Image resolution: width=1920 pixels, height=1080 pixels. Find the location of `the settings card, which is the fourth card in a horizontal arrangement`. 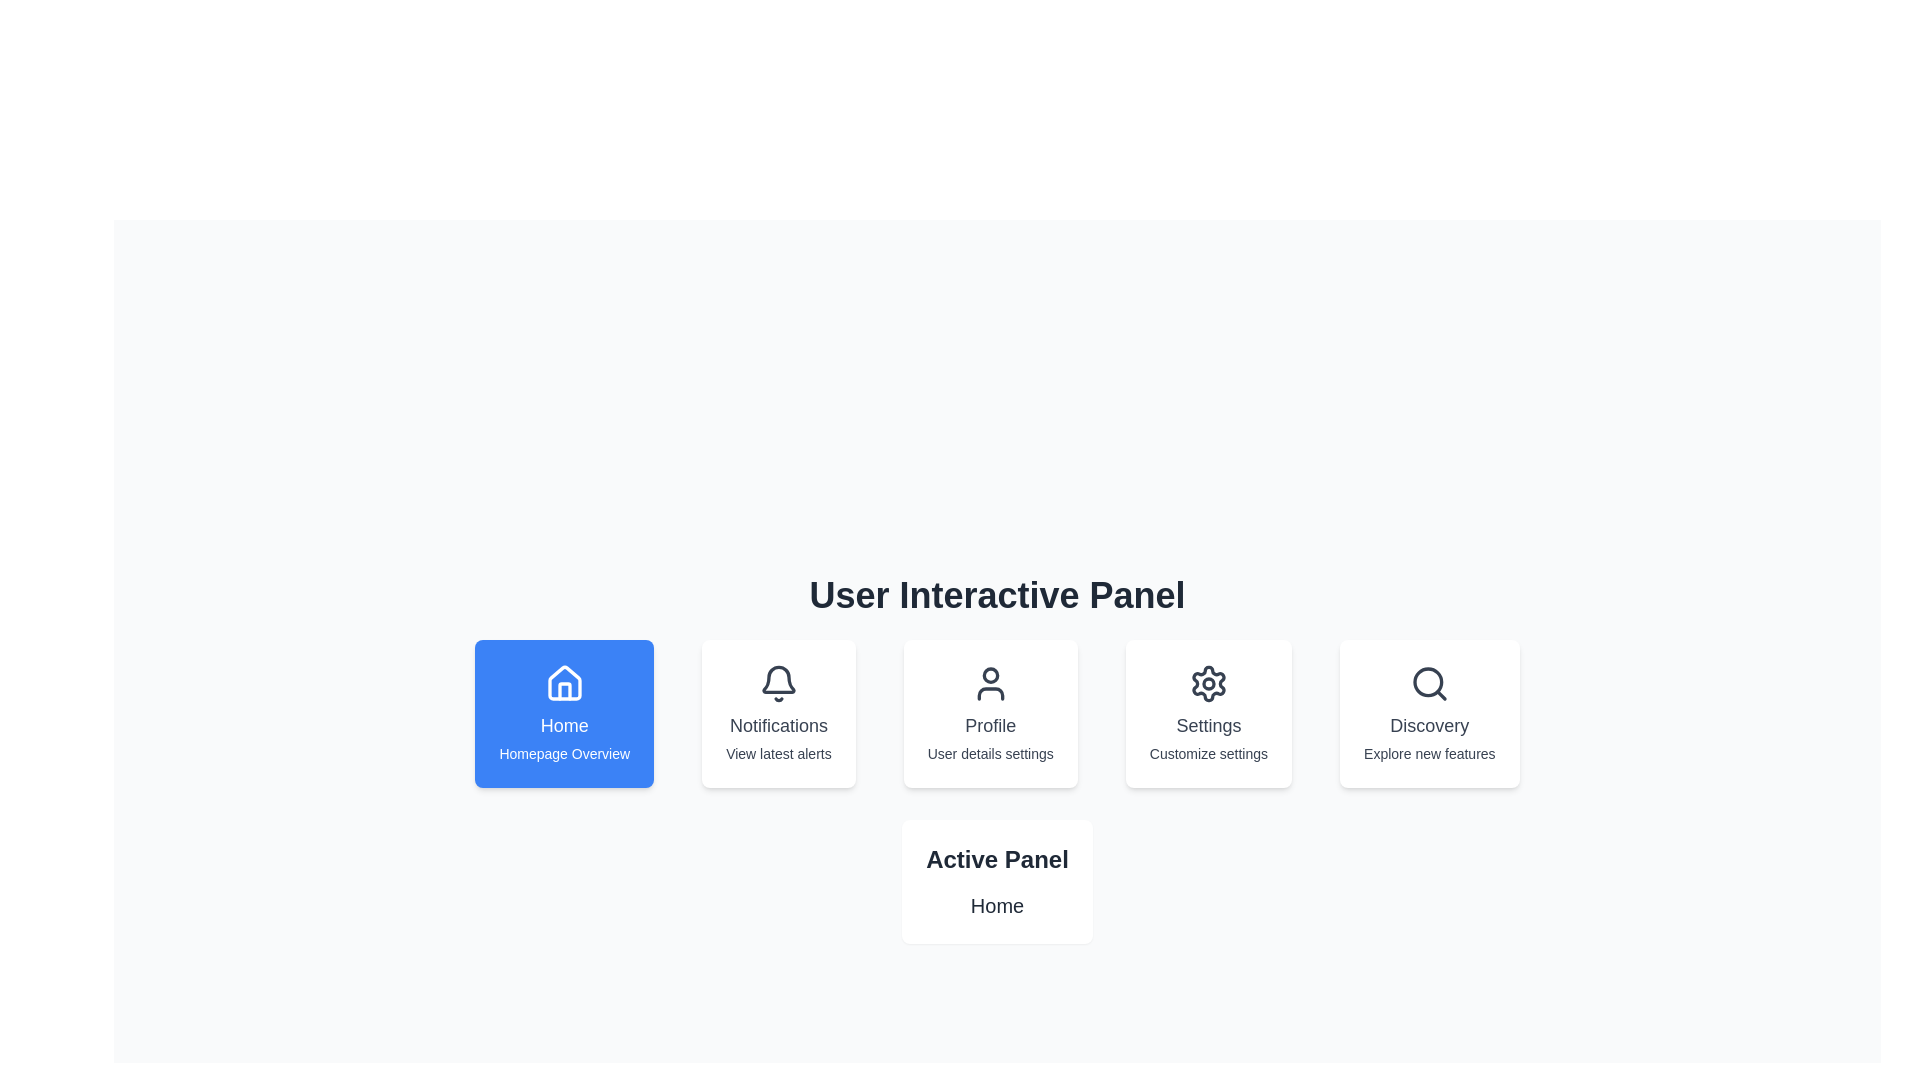

the settings card, which is the fourth card in a horizontal arrangement is located at coordinates (1207, 712).